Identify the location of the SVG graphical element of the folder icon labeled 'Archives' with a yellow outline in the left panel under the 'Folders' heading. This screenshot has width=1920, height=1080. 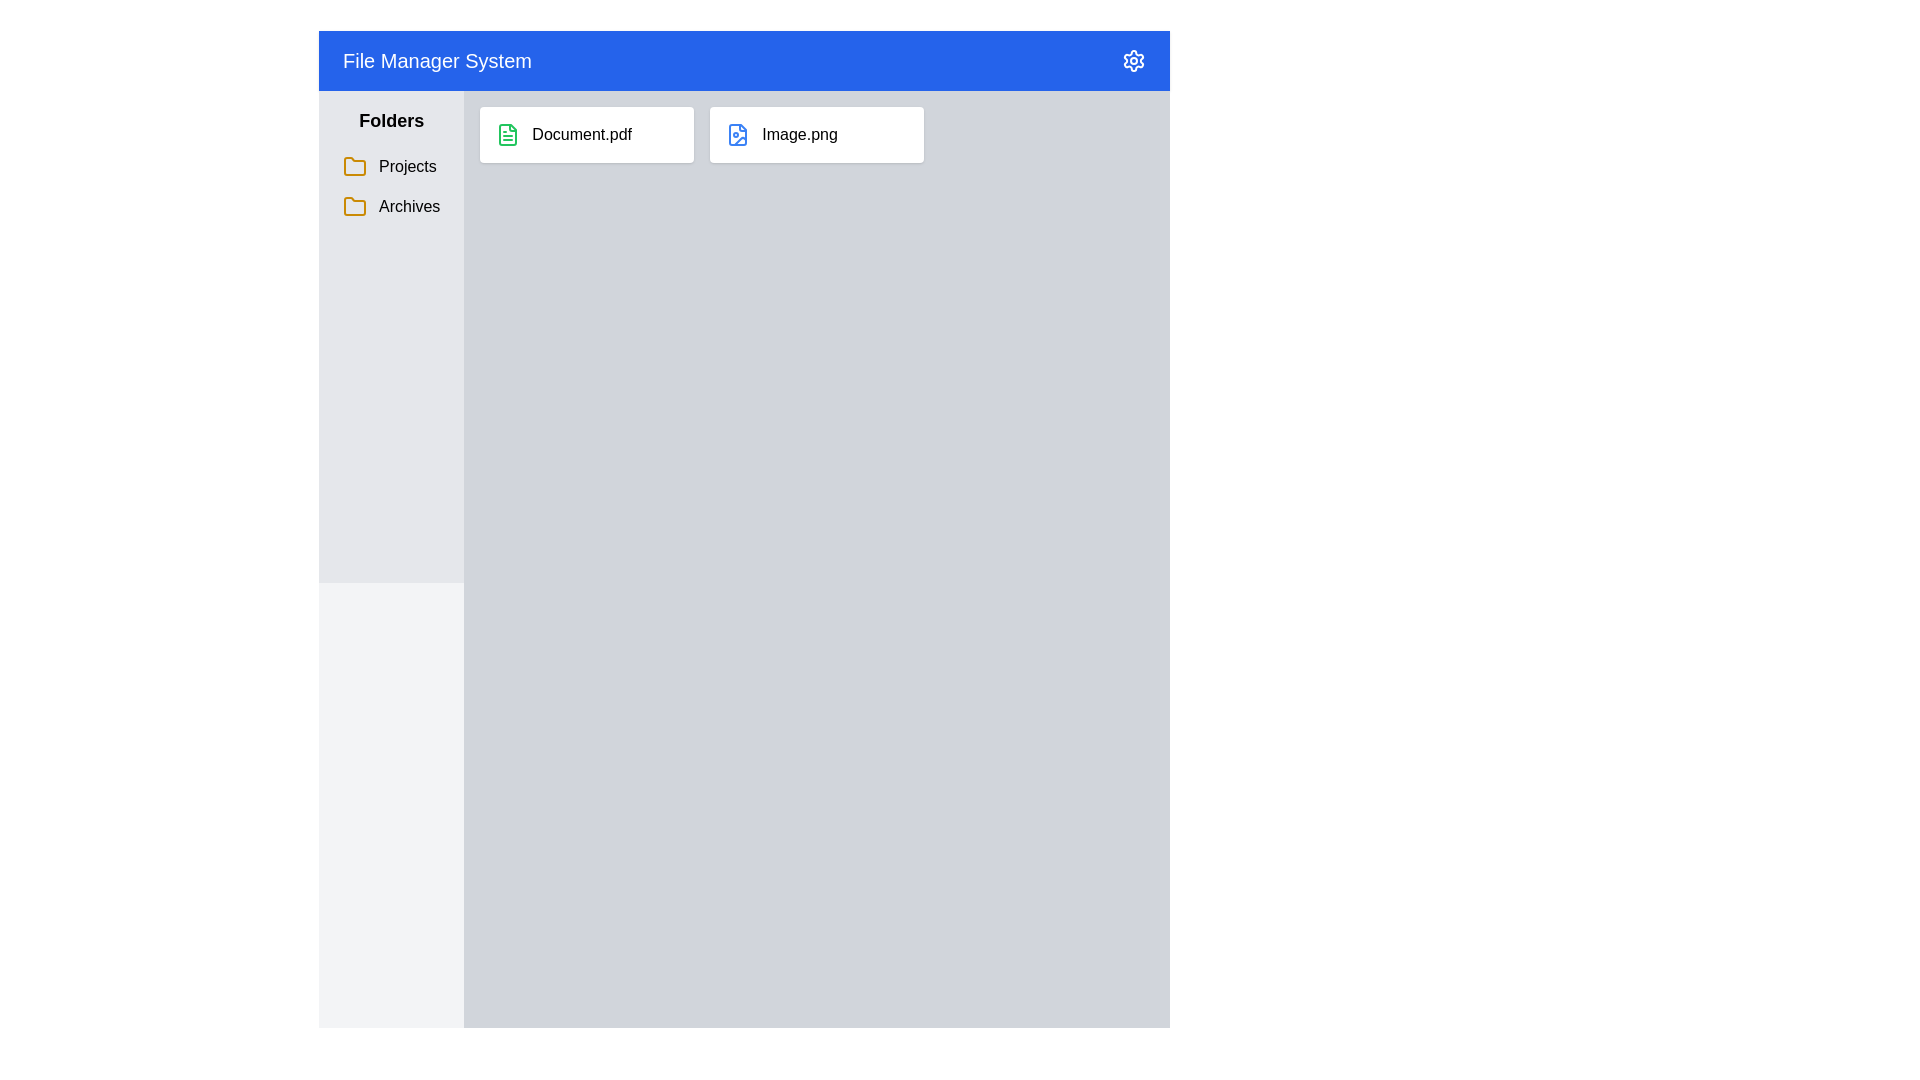
(355, 165).